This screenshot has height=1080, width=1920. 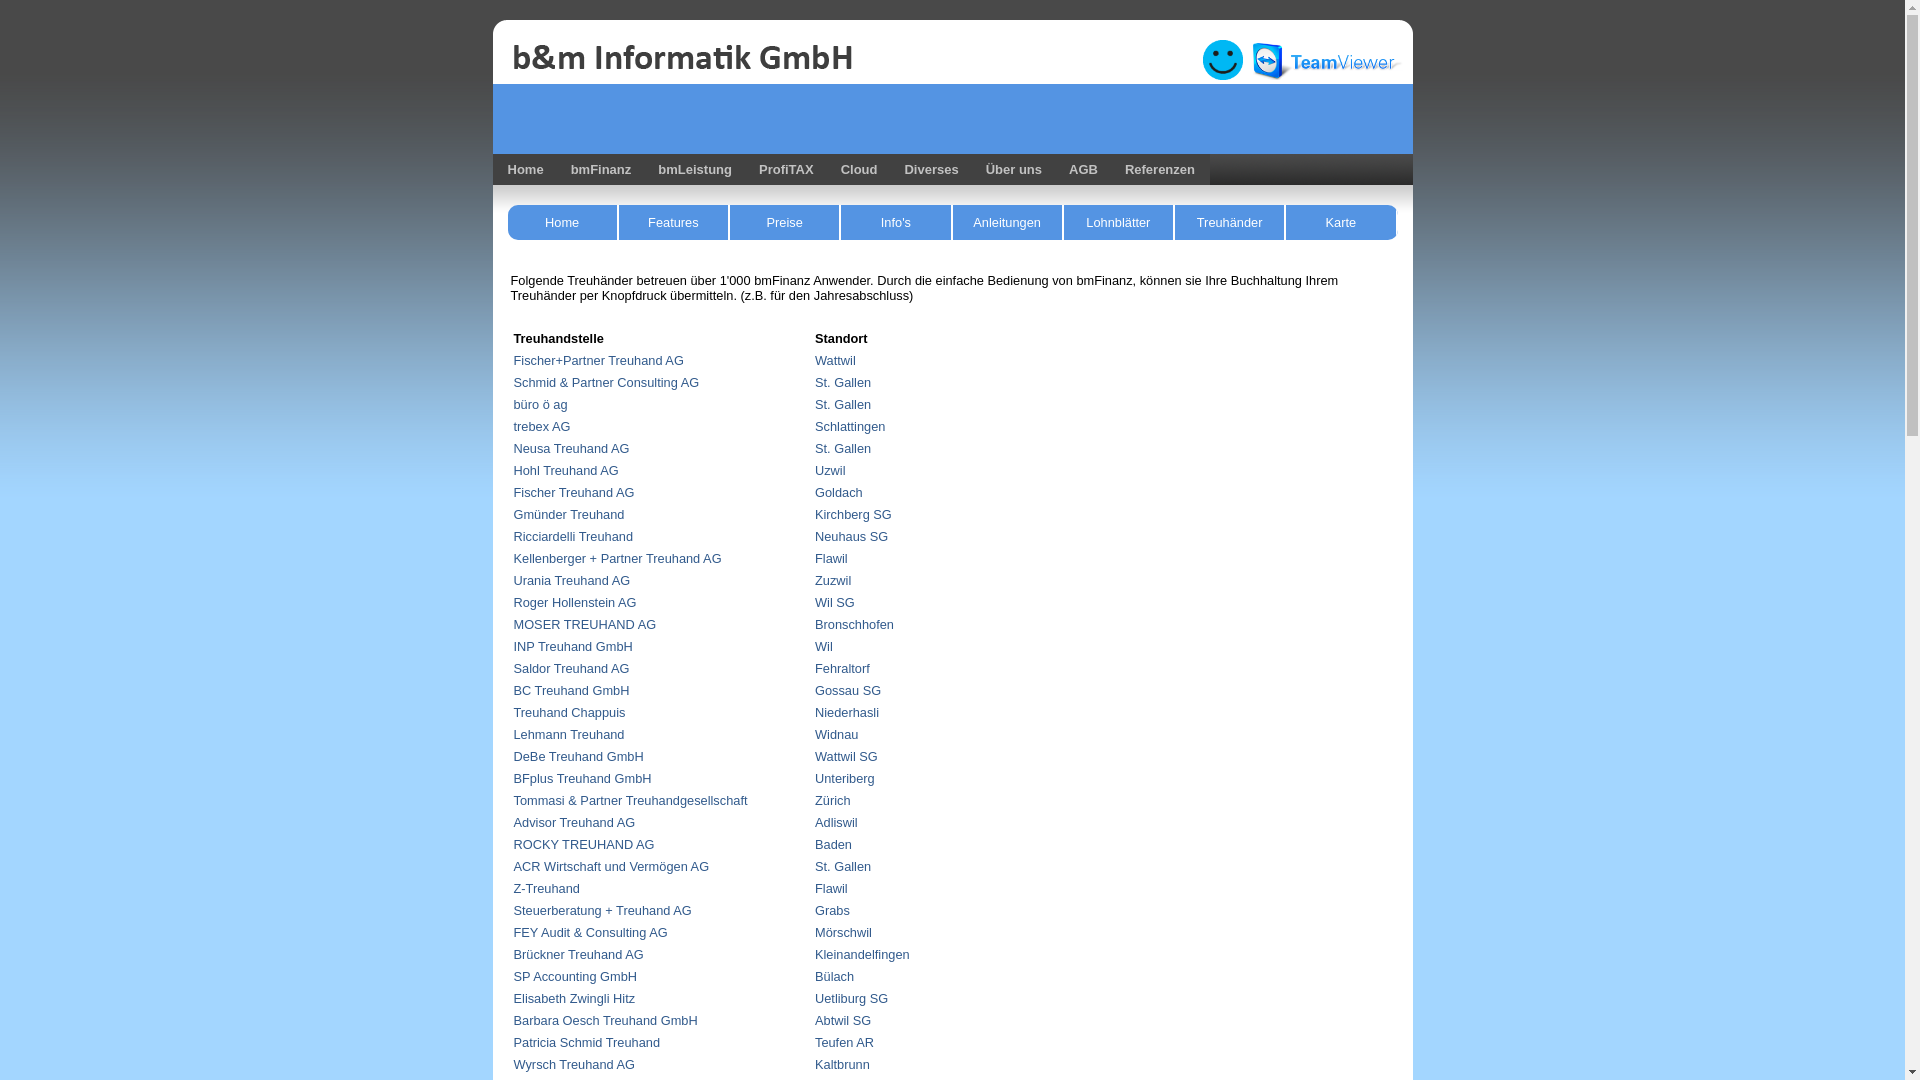 What do you see at coordinates (824, 646) in the screenshot?
I see `'Wil'` at bounding box center [824, 646].